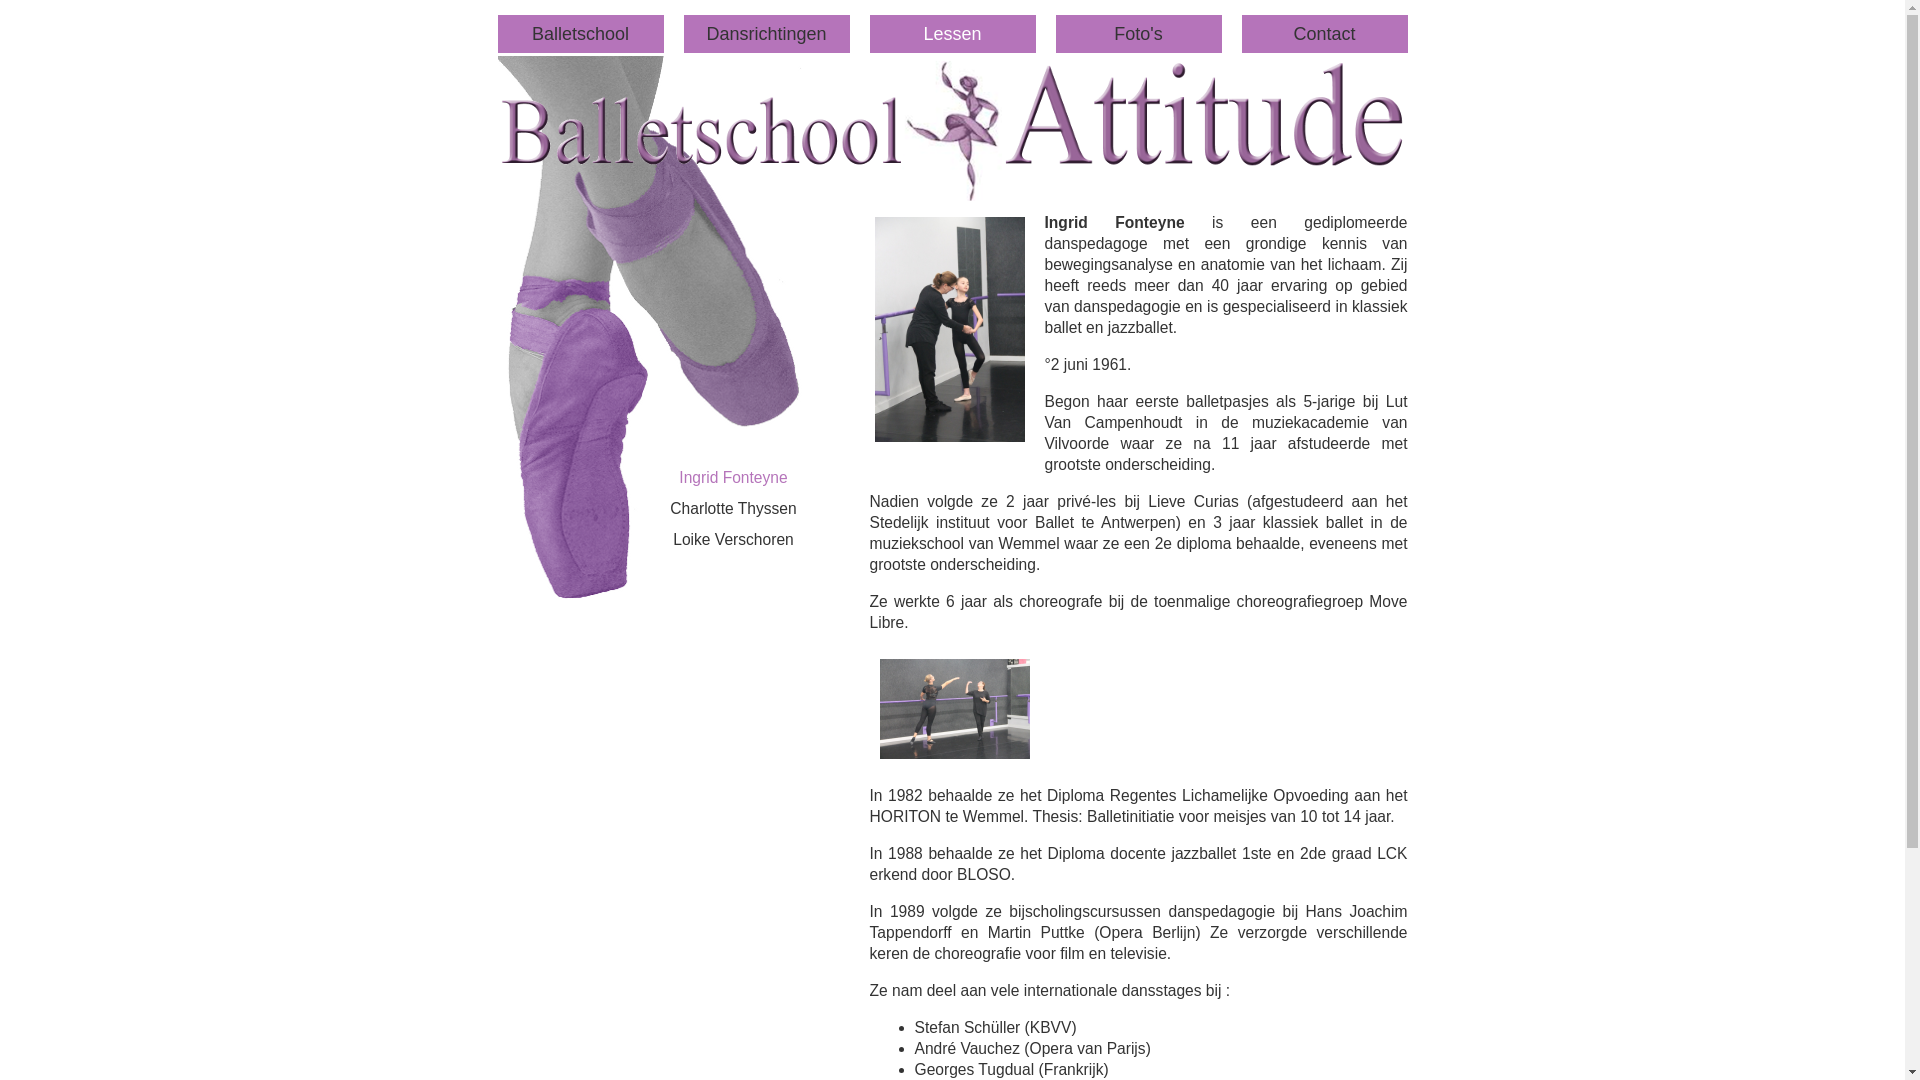 The height and width of the screenshot is (1080, 1920). I want to click on 'Lessen', so click(869, 34).